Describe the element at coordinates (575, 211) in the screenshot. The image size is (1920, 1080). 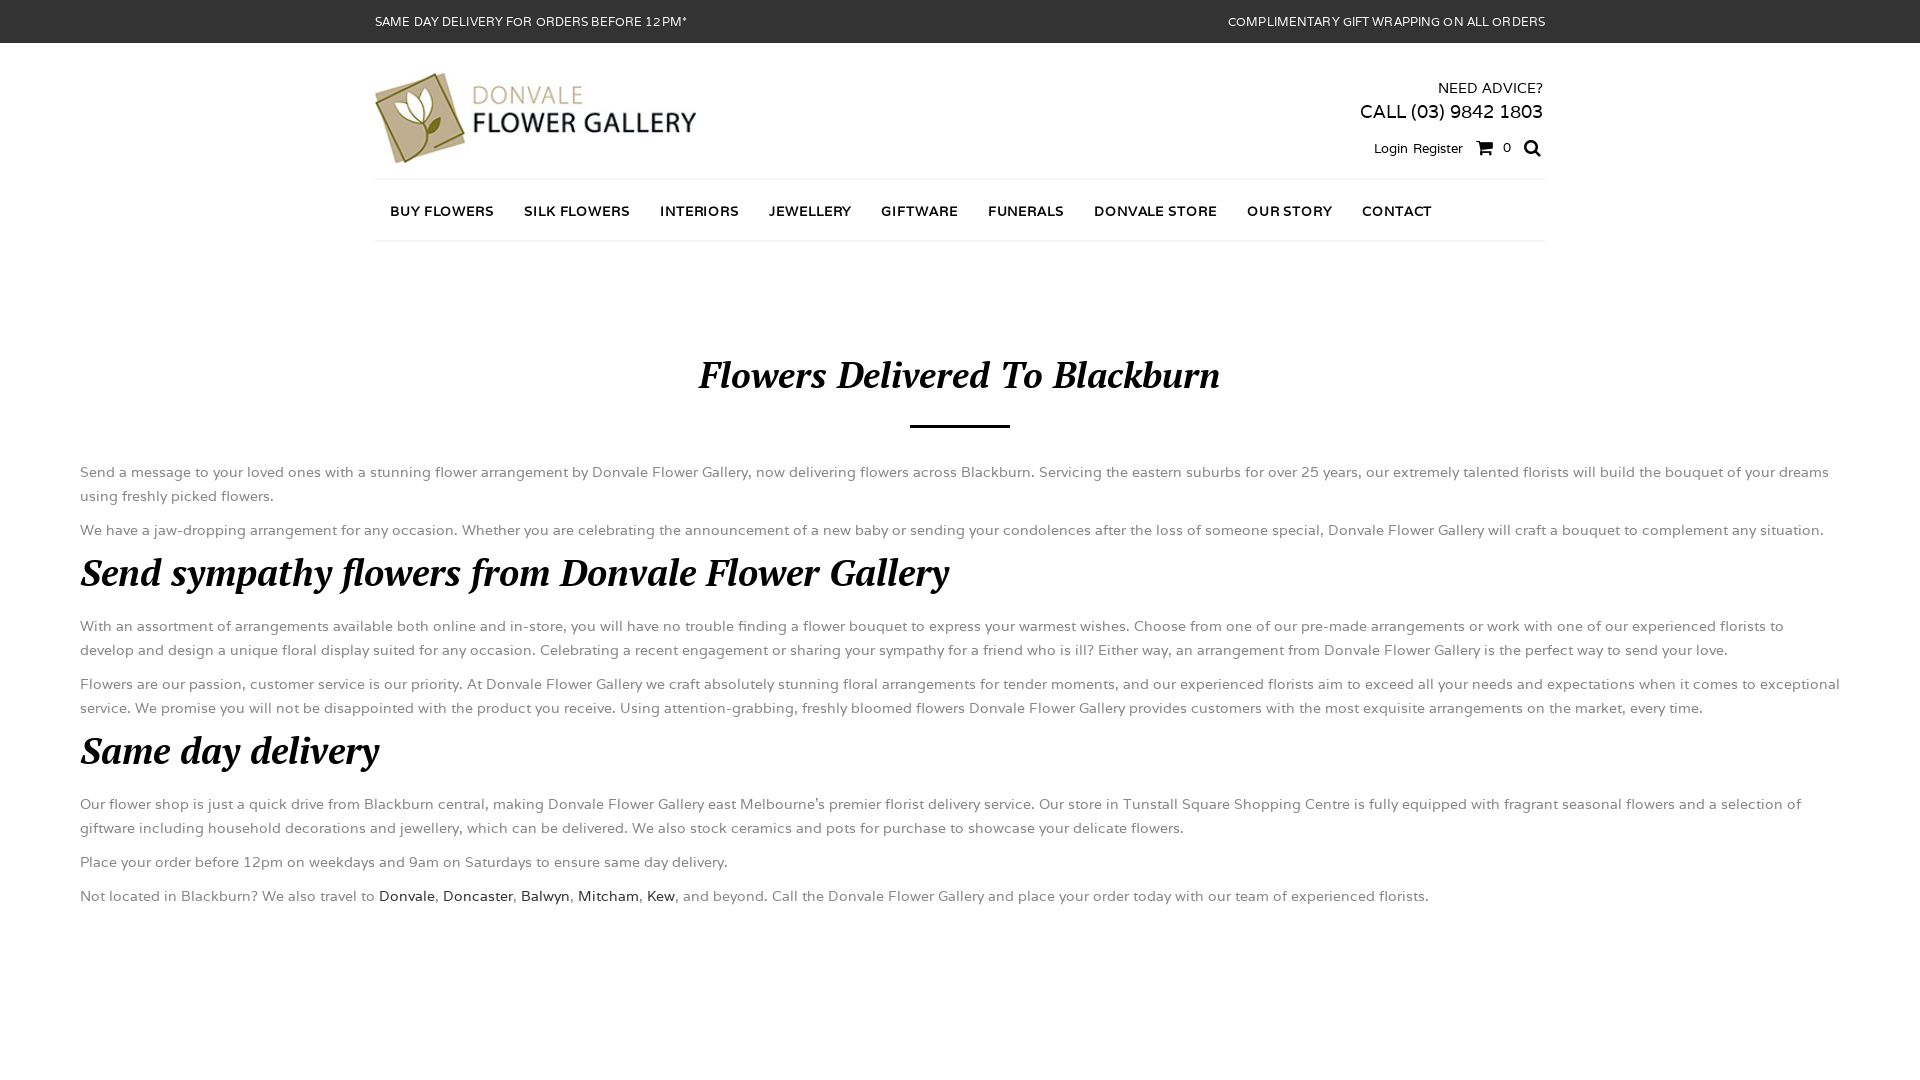
I see `'SILK FLOWERS'` at that location.